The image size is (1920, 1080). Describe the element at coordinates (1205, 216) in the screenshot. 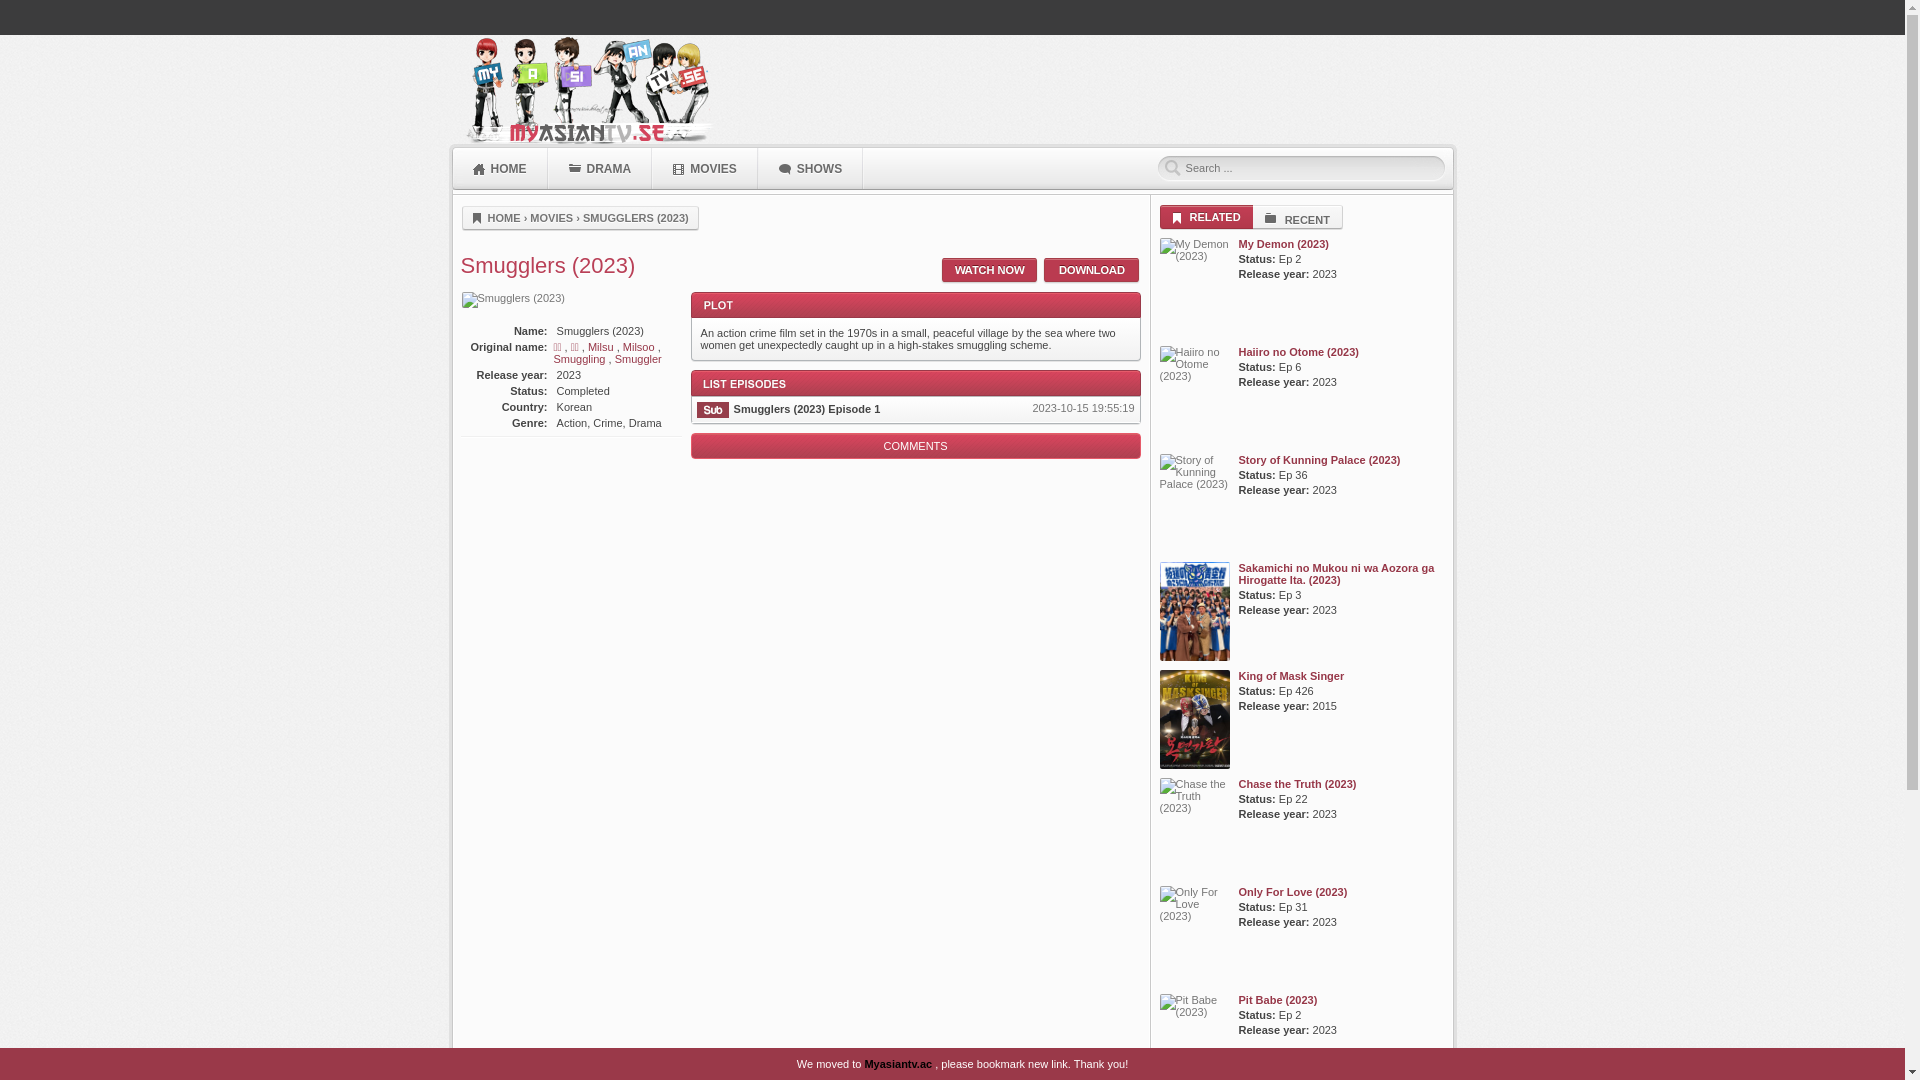

I see `'RELATED'` at that location.